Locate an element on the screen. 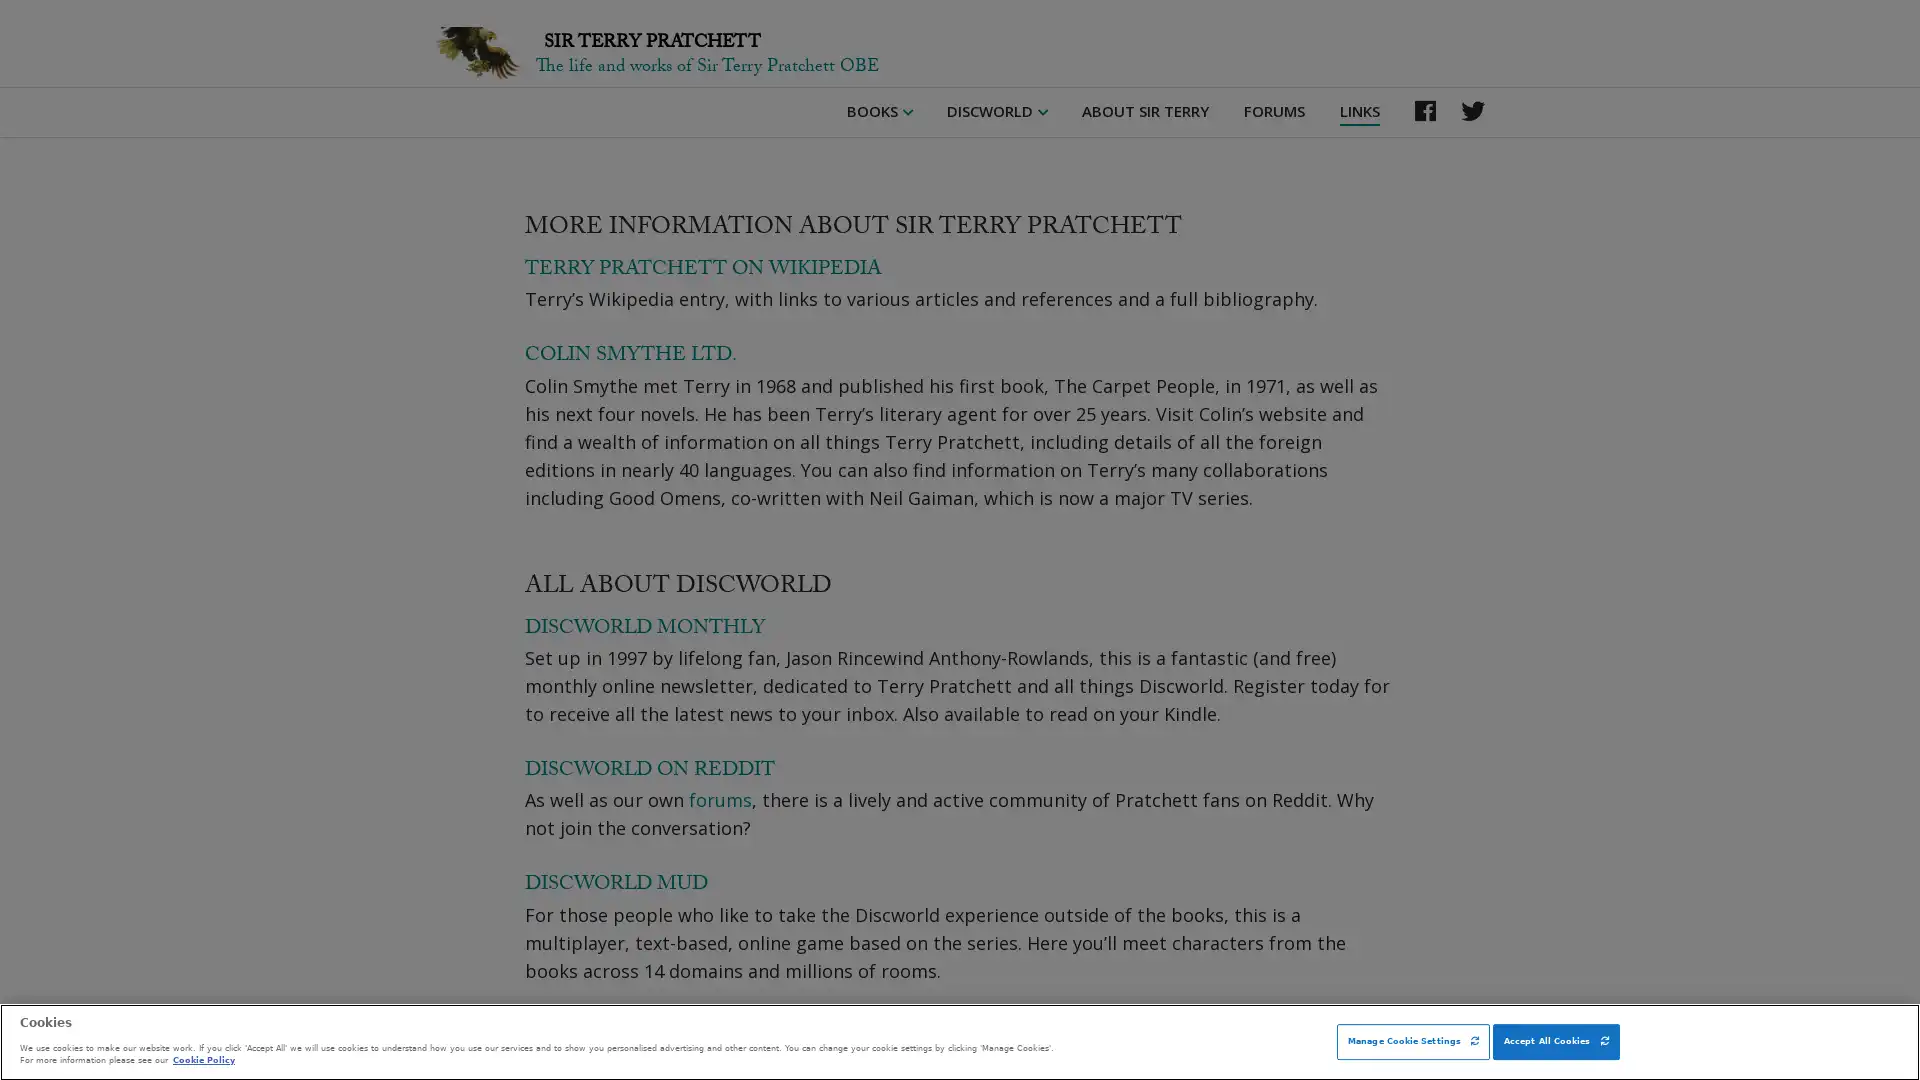 The image size is (1920, 1080). Manage Cookie Settings is located at coordinates (1412, 1040).